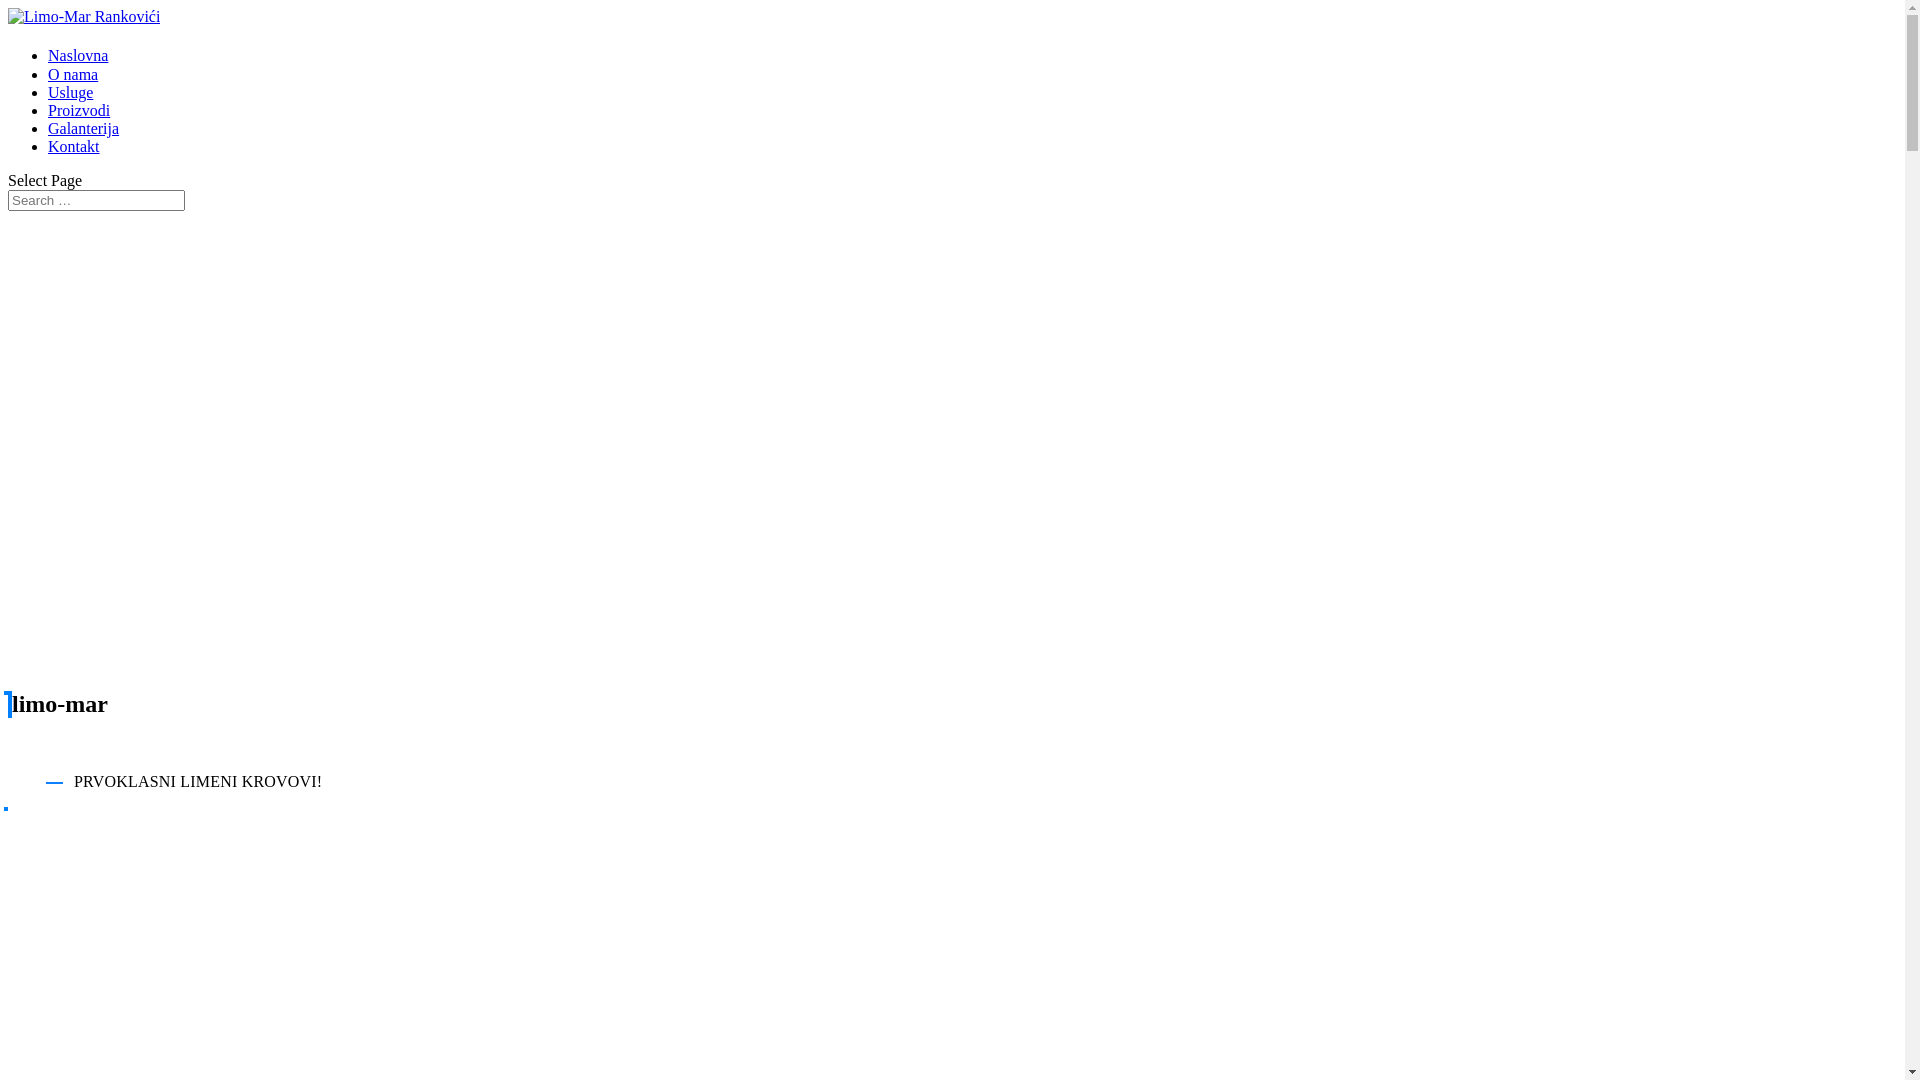 The image size is (1920, 1080). Describe the element at coordinates (78, 110) in the screenshot. I see `'Proizvodi'` at that location.